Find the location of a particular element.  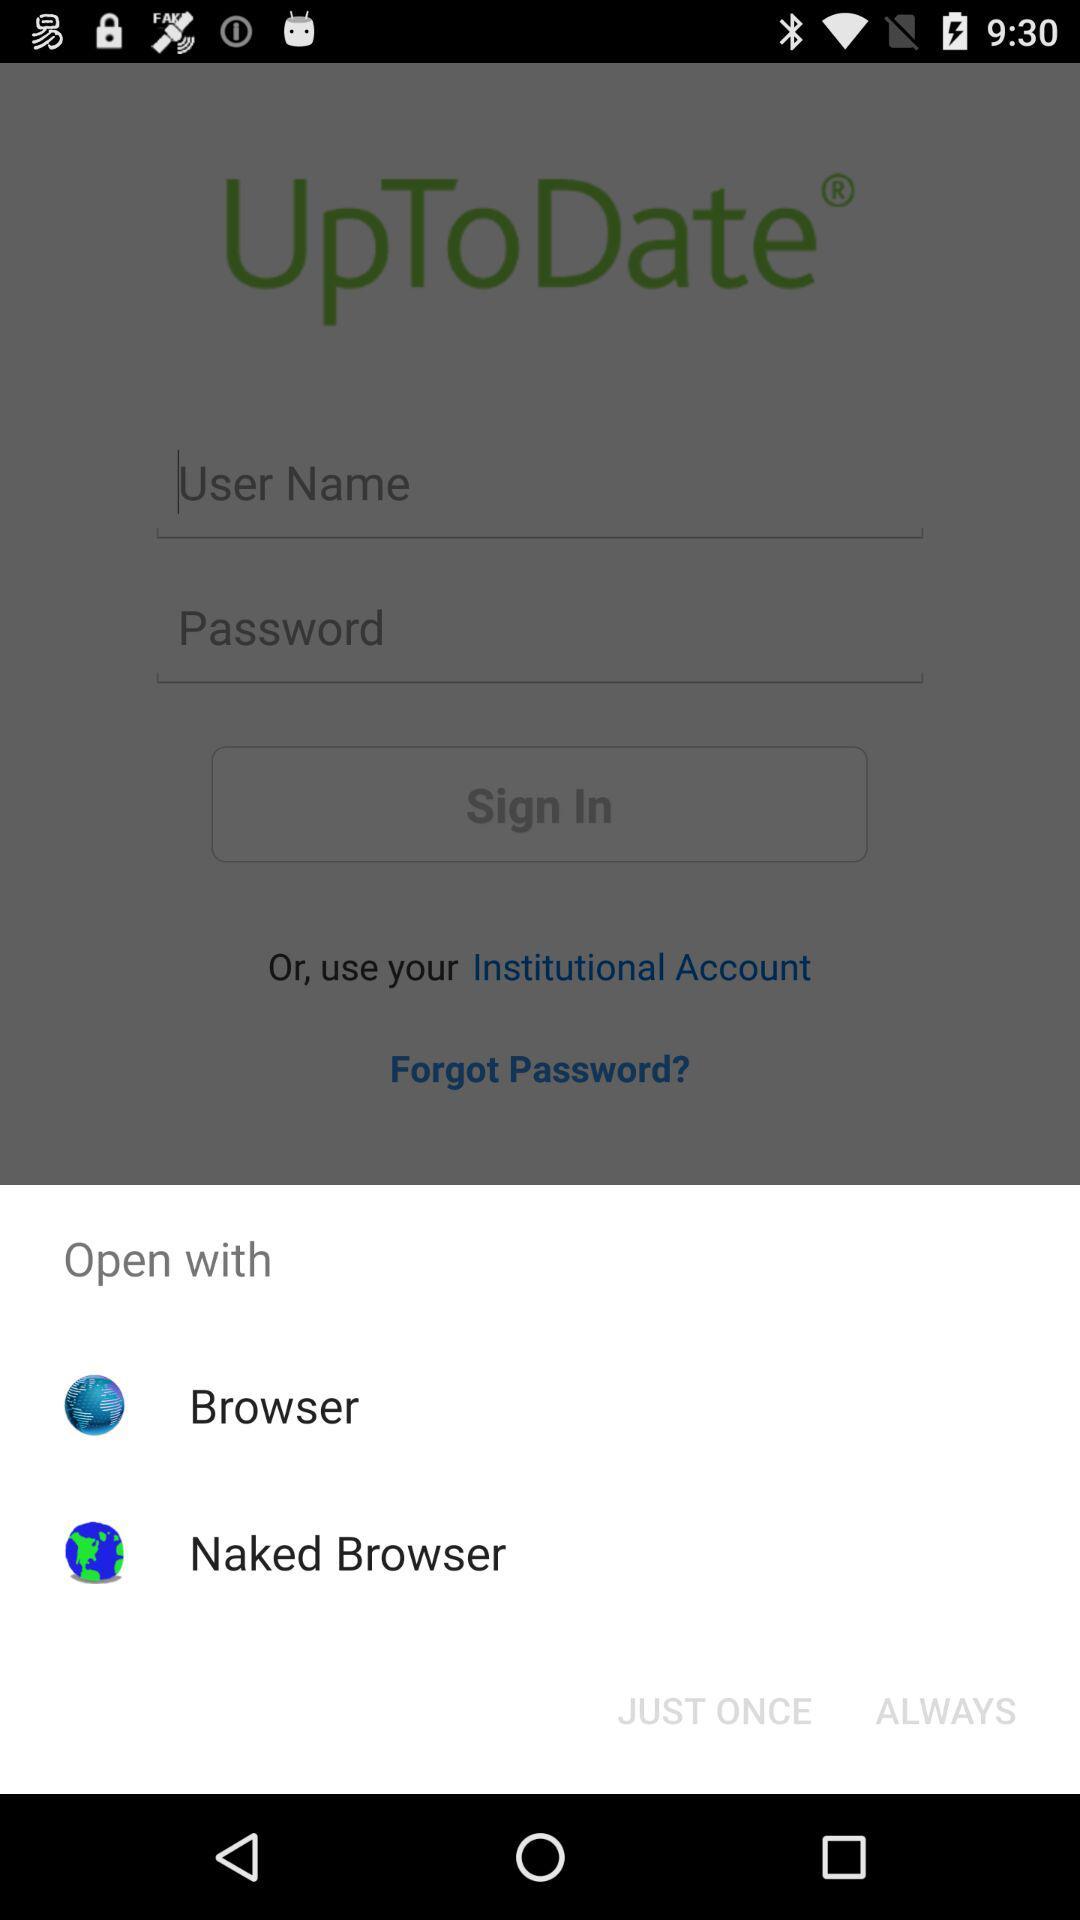

the button to the right of just once button is located at coordinates (945, 1708).